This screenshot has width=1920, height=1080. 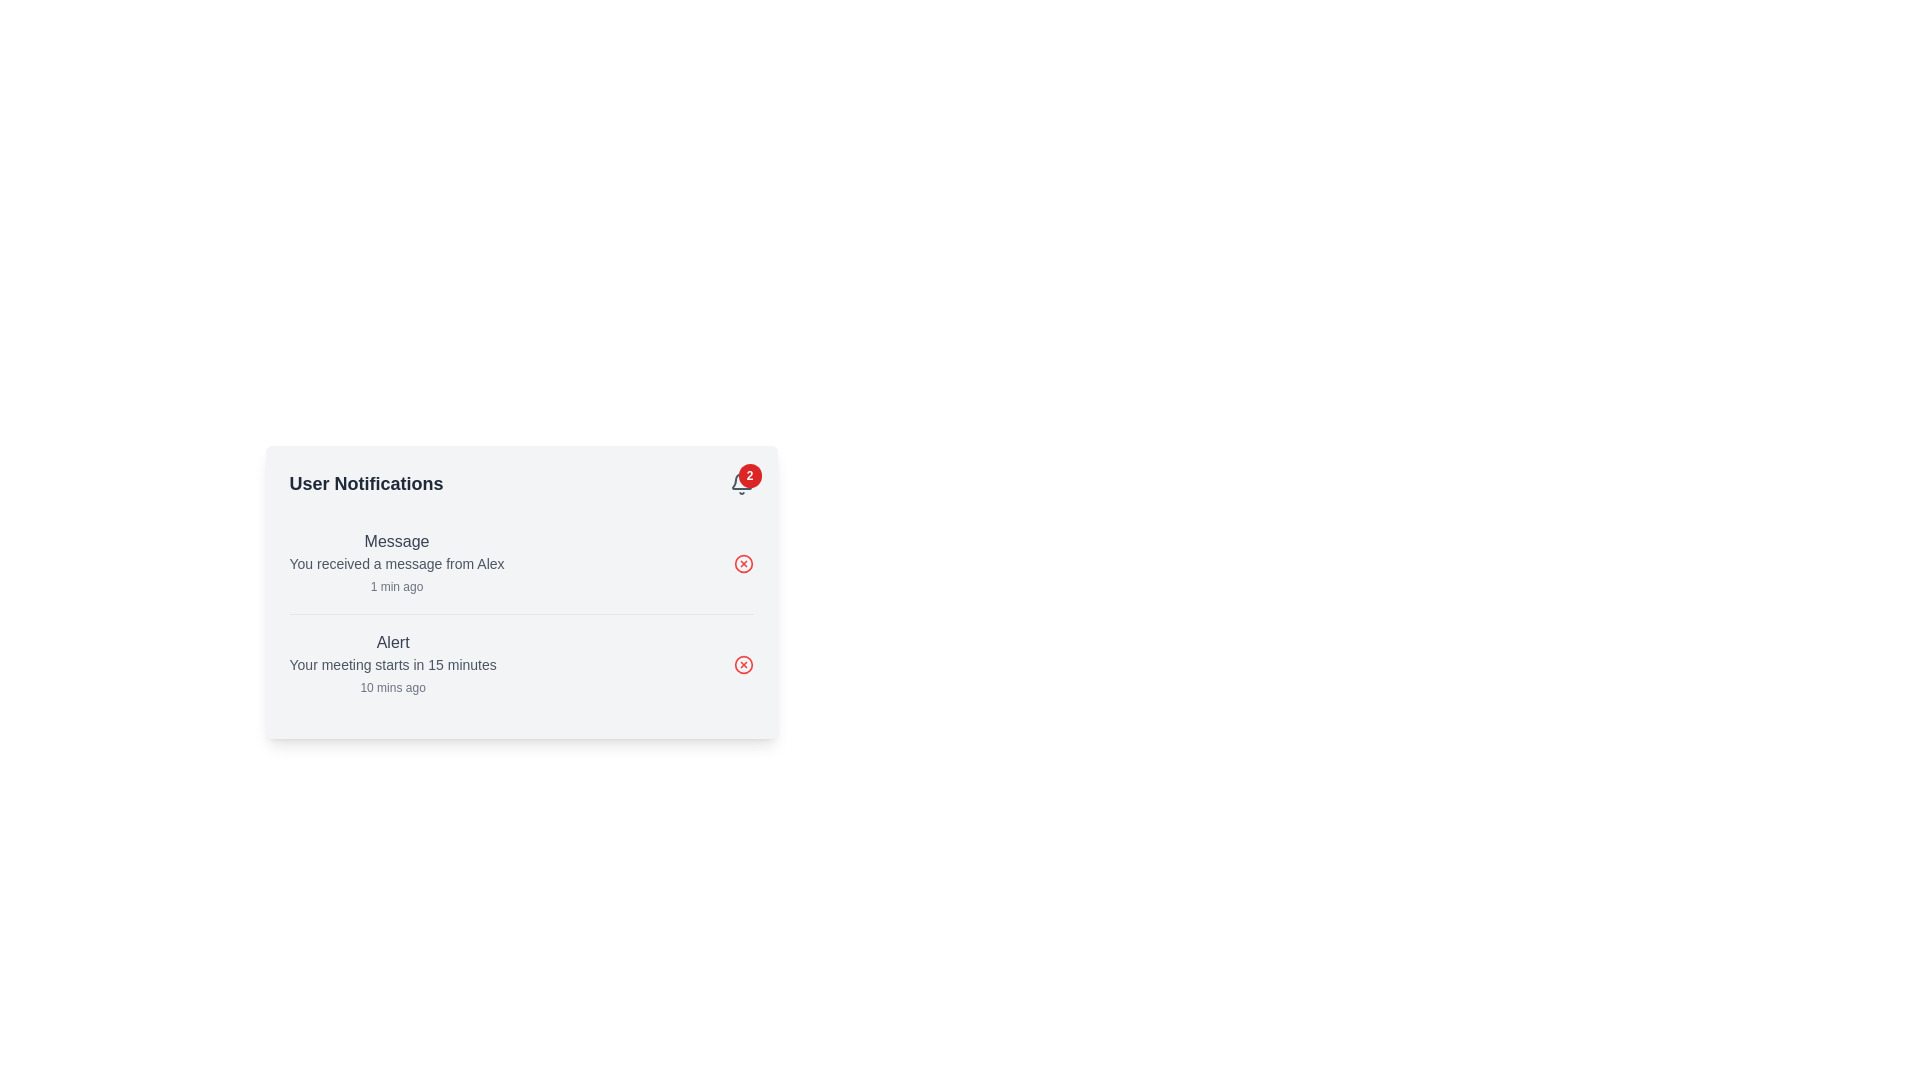 What do you see at coordinates (366, 483) in the screenshot?
I see `the 'User Notifications' label, which is styled with bold typography and dark gray coloring, positioned at the top-left of the notification panel` at bounding box center [366, 483].